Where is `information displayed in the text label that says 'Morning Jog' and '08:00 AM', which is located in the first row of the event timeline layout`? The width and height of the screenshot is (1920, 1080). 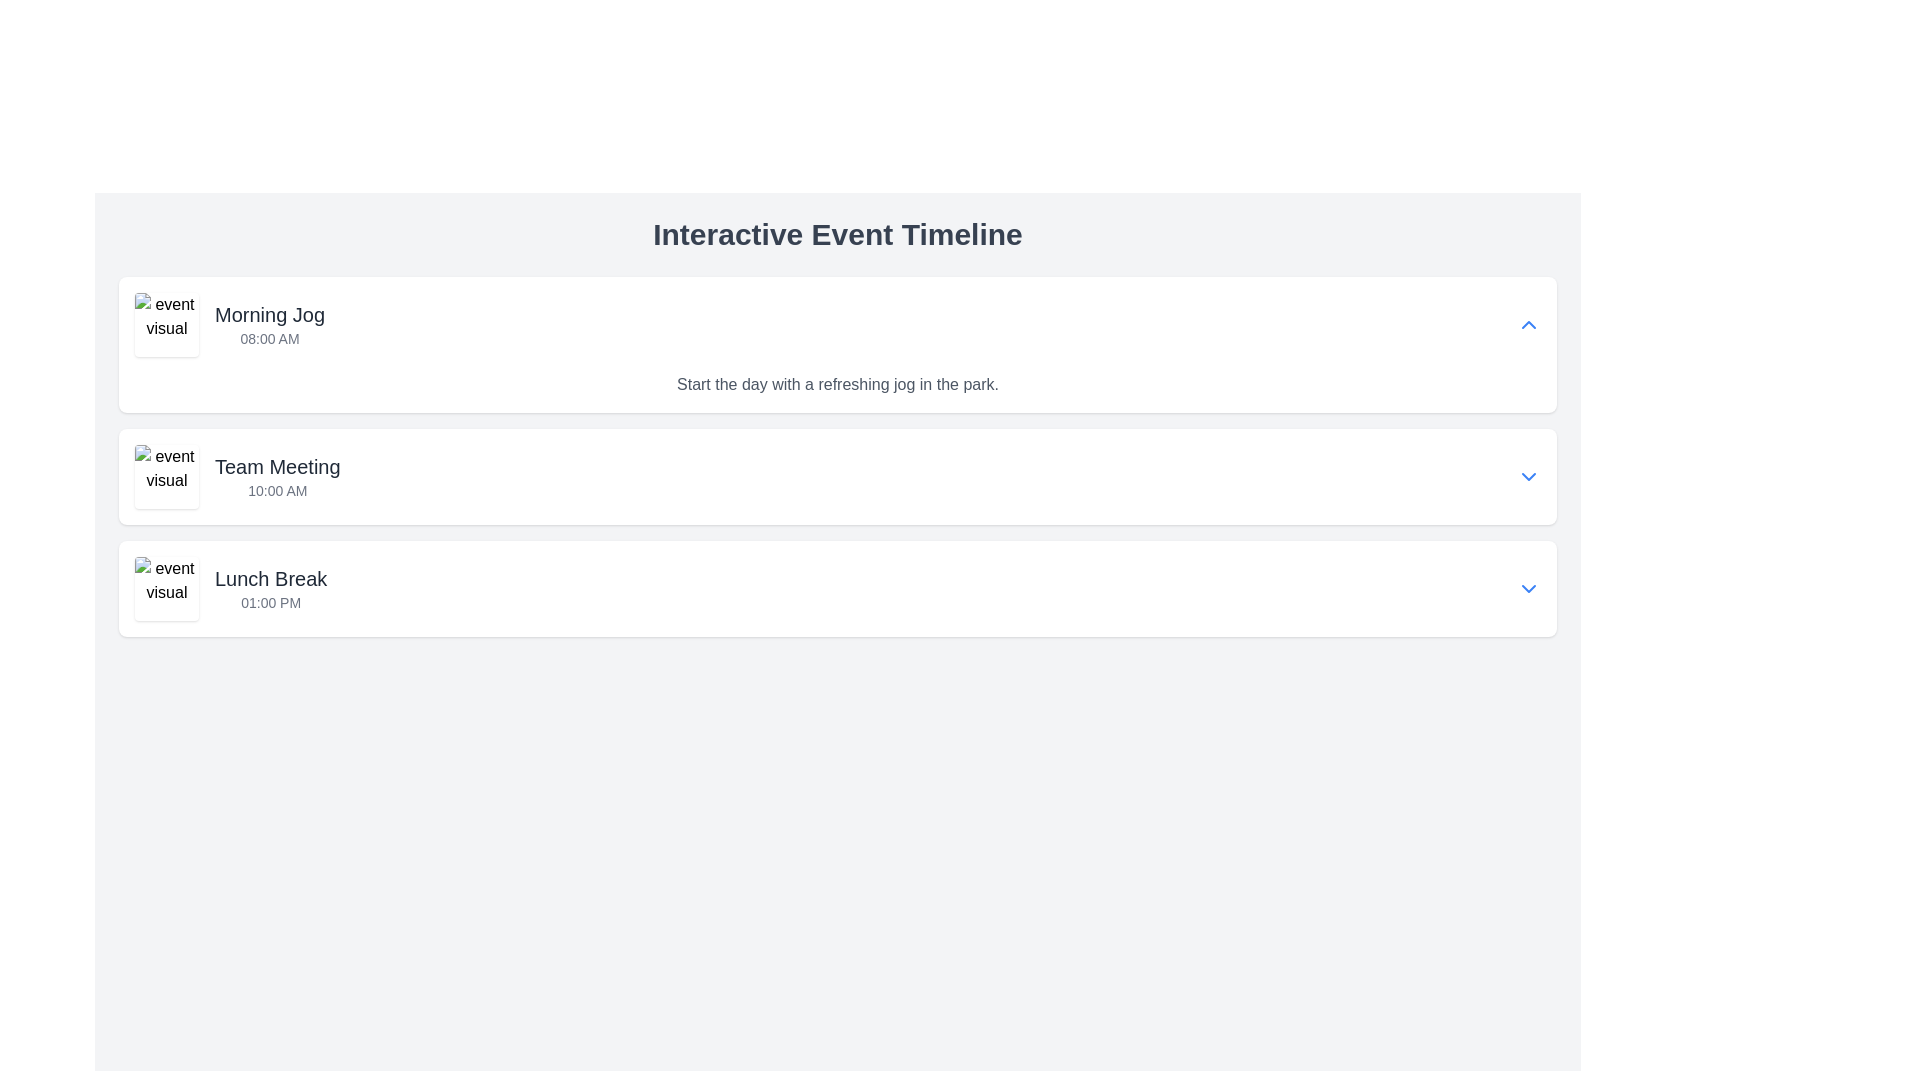
information displayed in the text label that says 'Morning Jog' and '08:00 AM', which is located in the first row of the event timeline layout is located at coordinates (268, 323).